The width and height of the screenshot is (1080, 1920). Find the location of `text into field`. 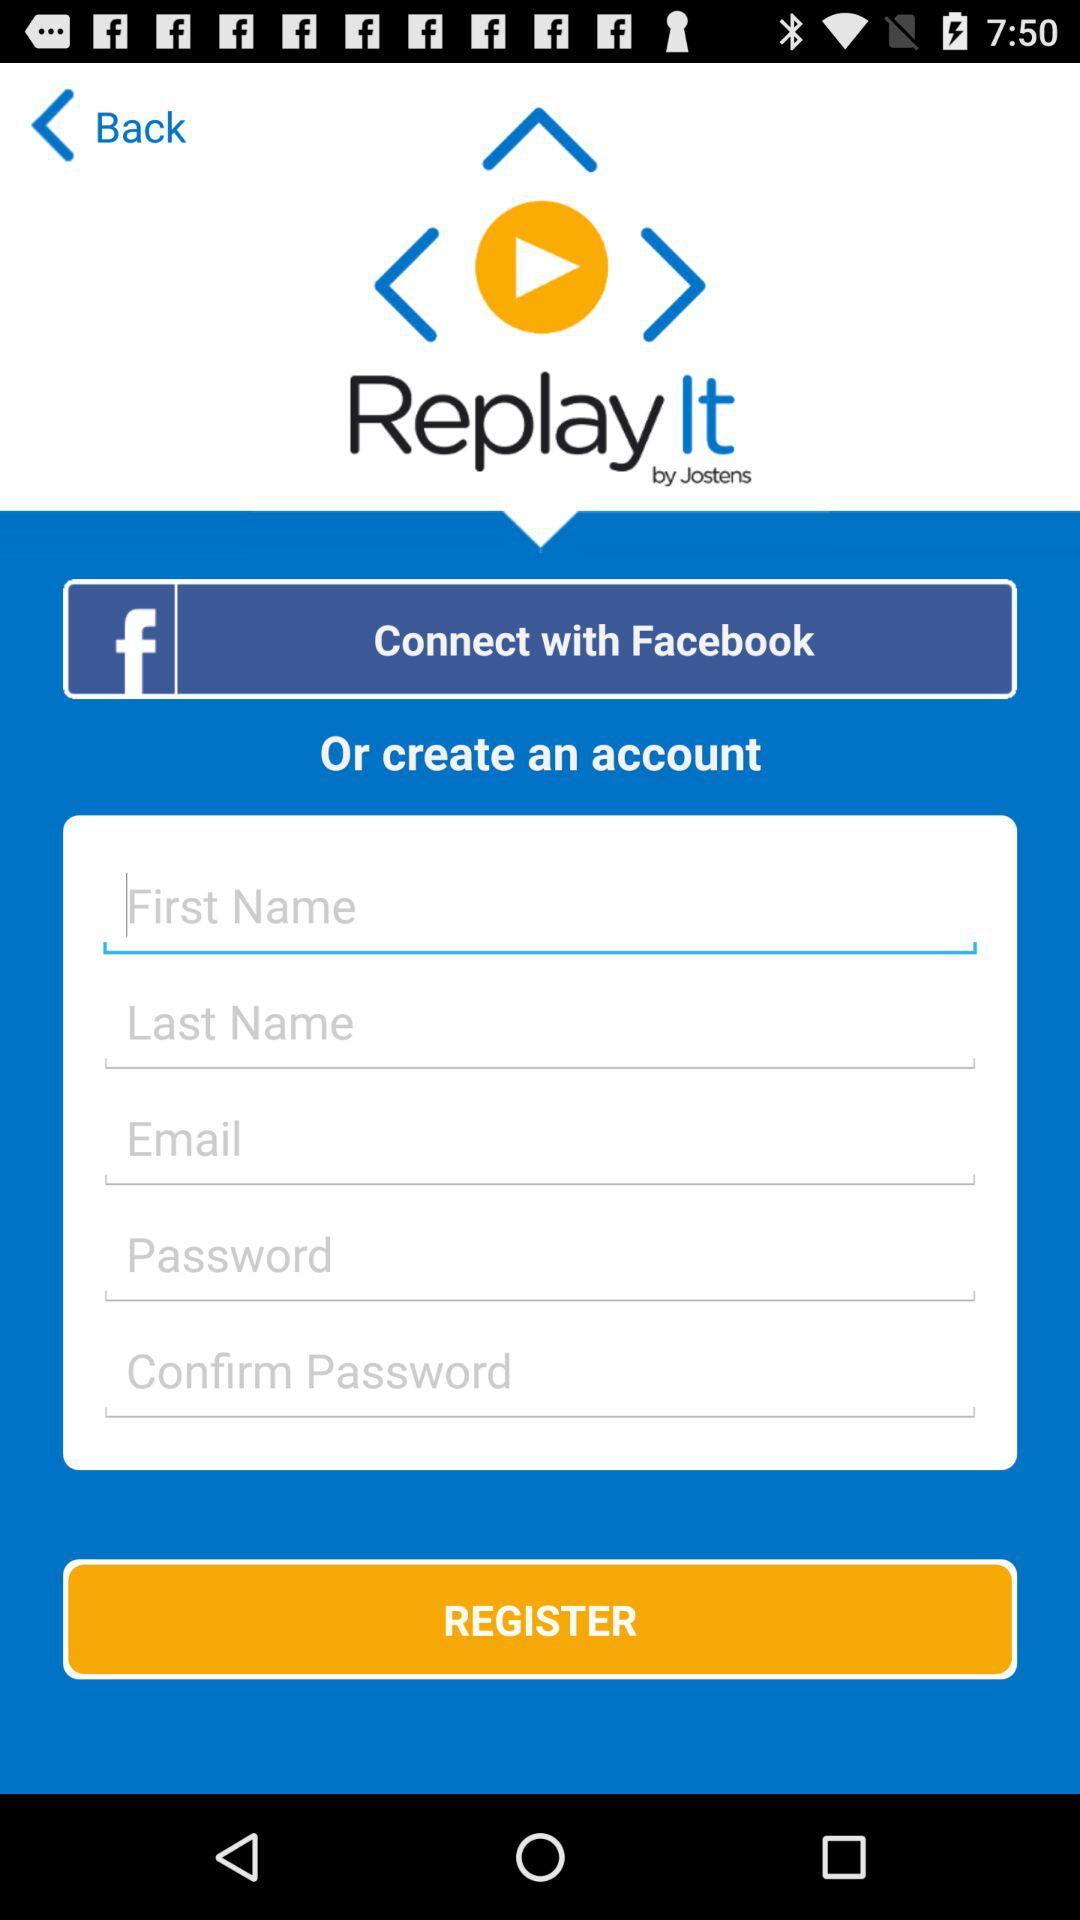

text into field is located at coordinates (540, 1368).